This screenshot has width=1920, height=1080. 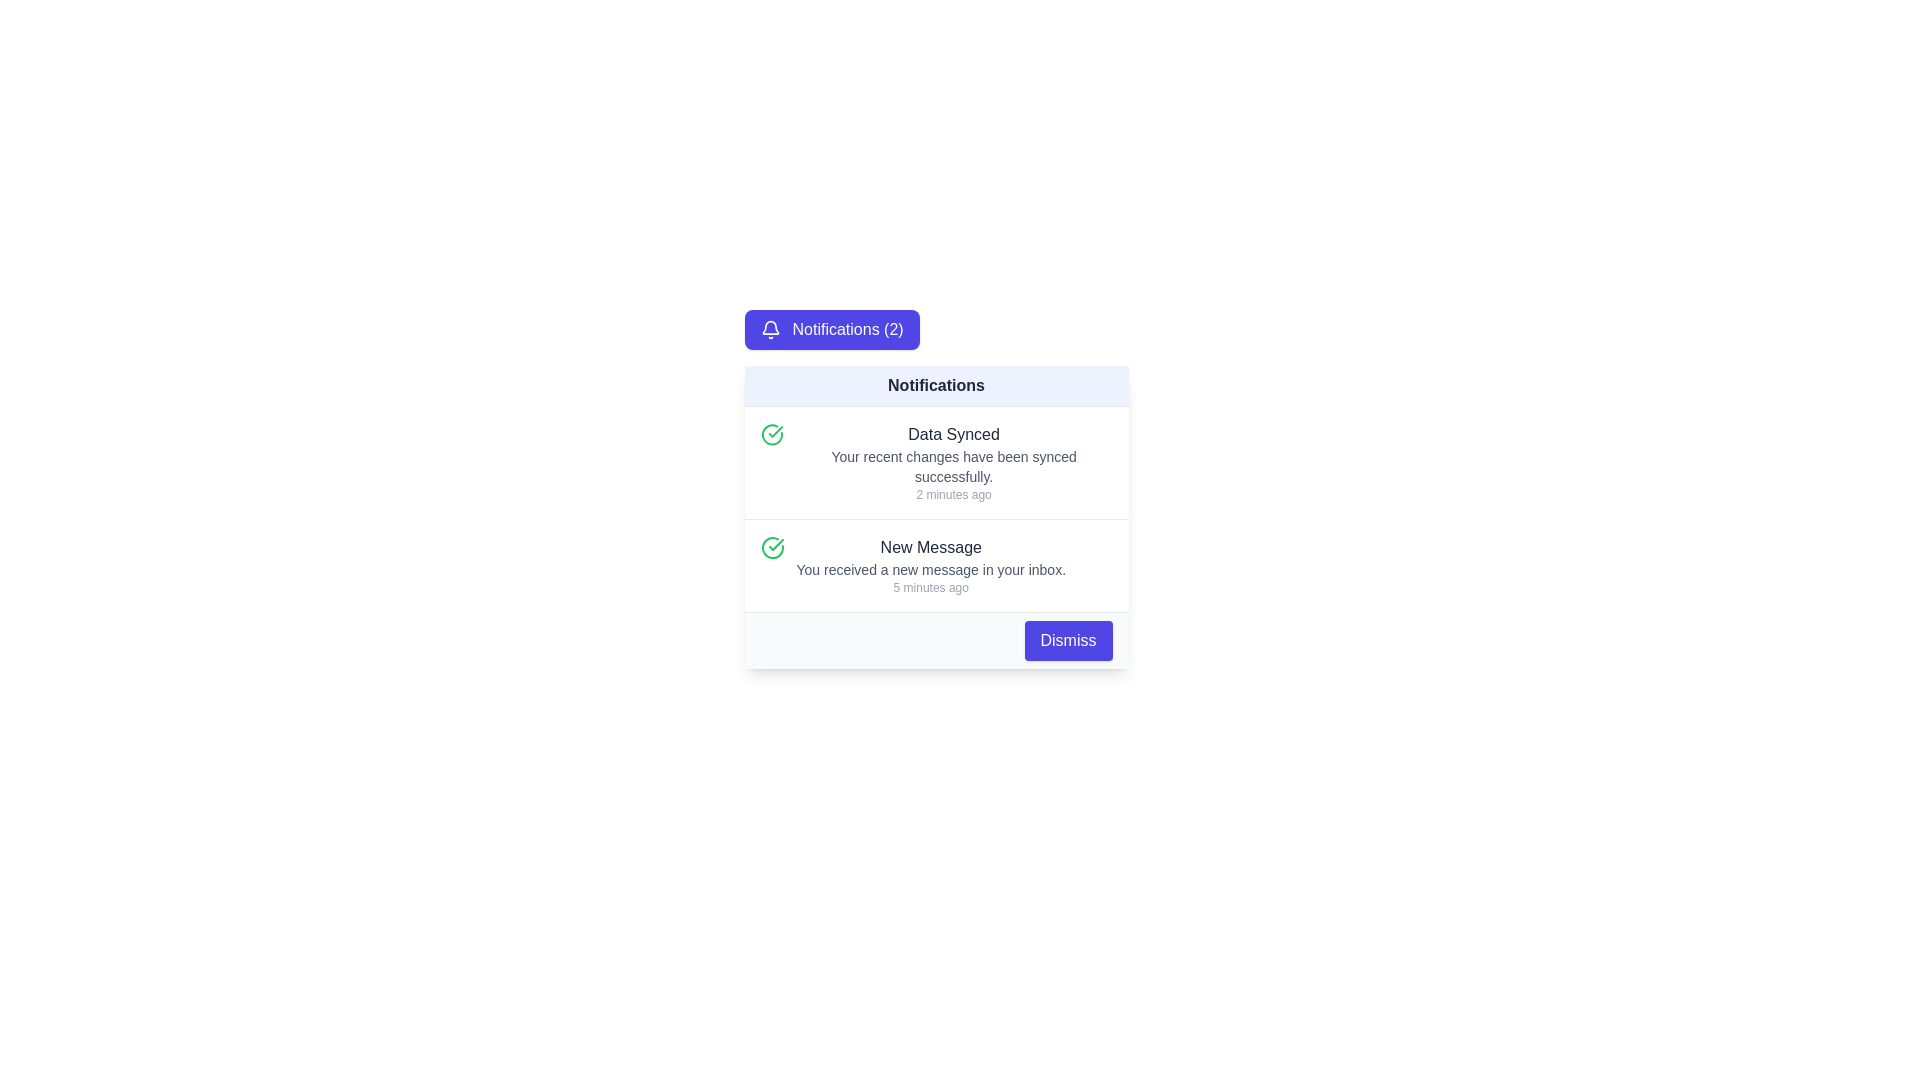 I want to click on the green circular icon with a check mark inside, located in the first notification entry labeled 'Data Synced', so click(x=771, y=547).